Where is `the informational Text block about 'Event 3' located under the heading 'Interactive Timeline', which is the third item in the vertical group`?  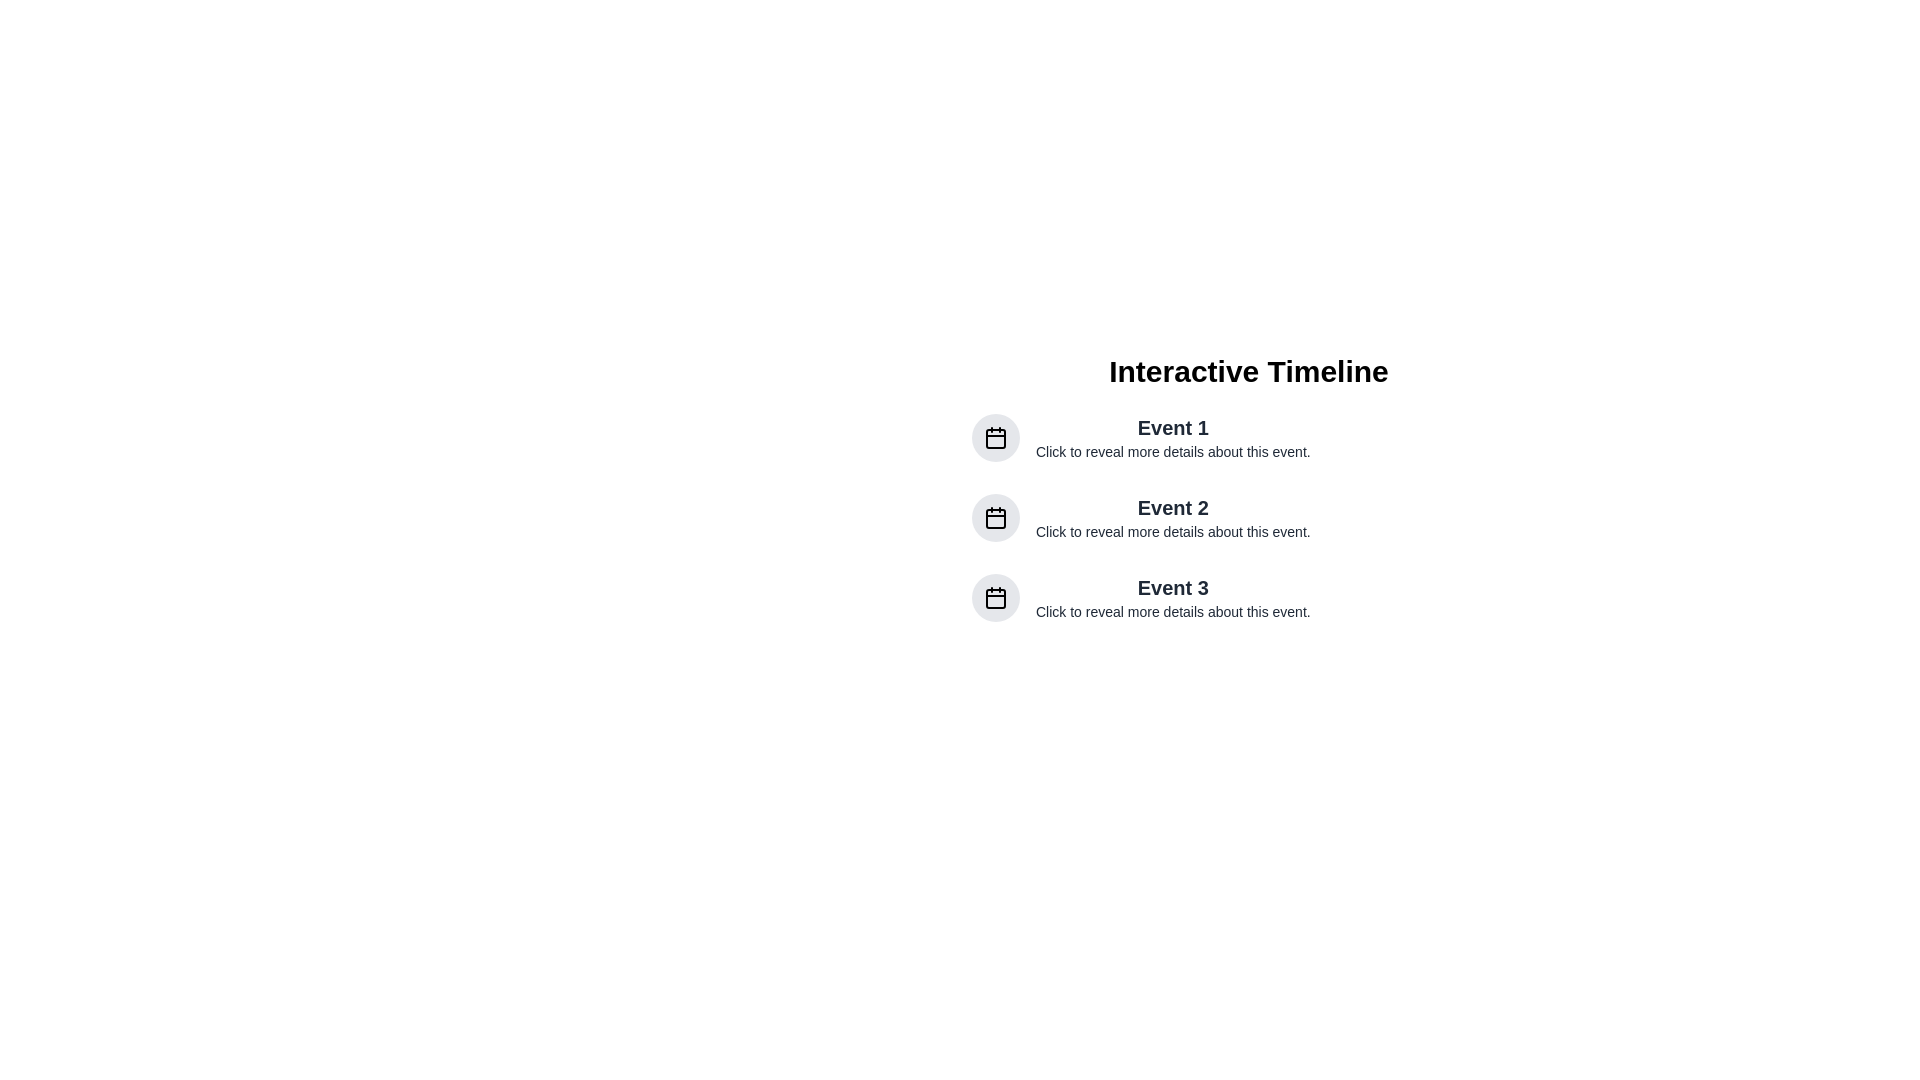
the informational Text block about 'Event 3' located under the heading 'Interactive Timeline', which is the third item in the vertical group is located at coordinates (1173, 596).